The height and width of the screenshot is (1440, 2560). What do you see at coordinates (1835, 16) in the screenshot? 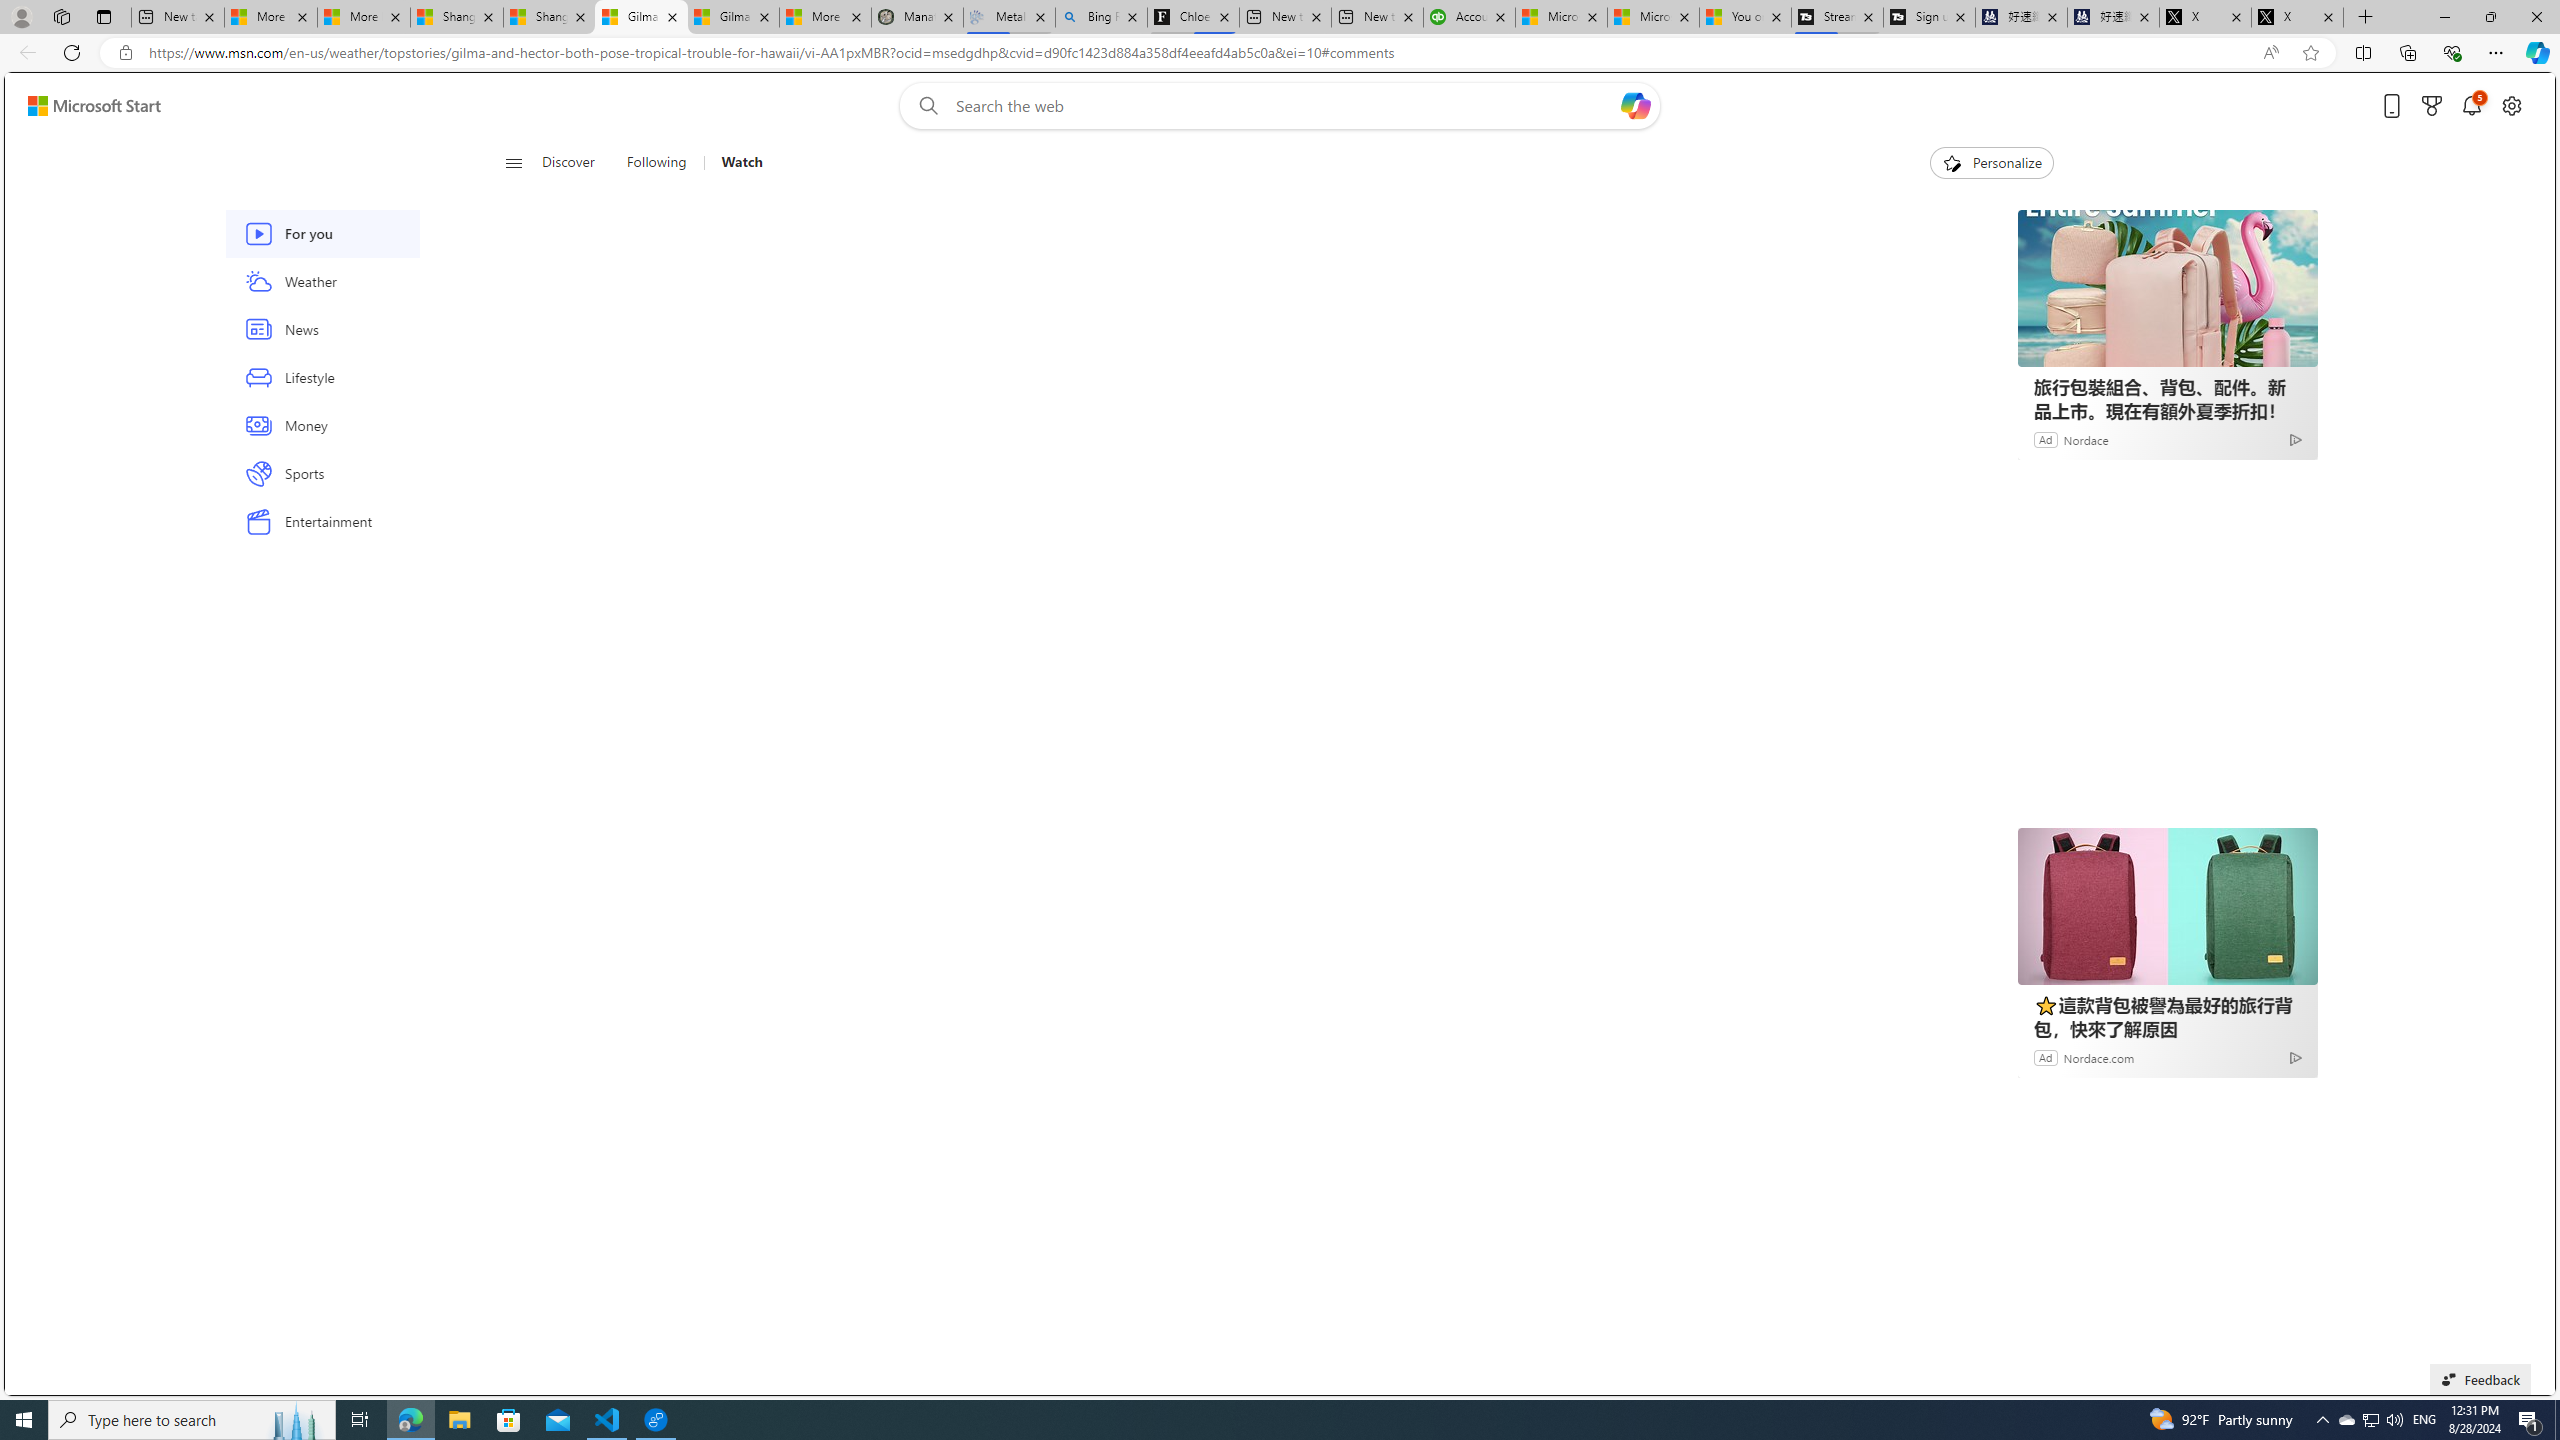
I see `'Streaming Coverage | T3'` at bounding box center [1835, 16].